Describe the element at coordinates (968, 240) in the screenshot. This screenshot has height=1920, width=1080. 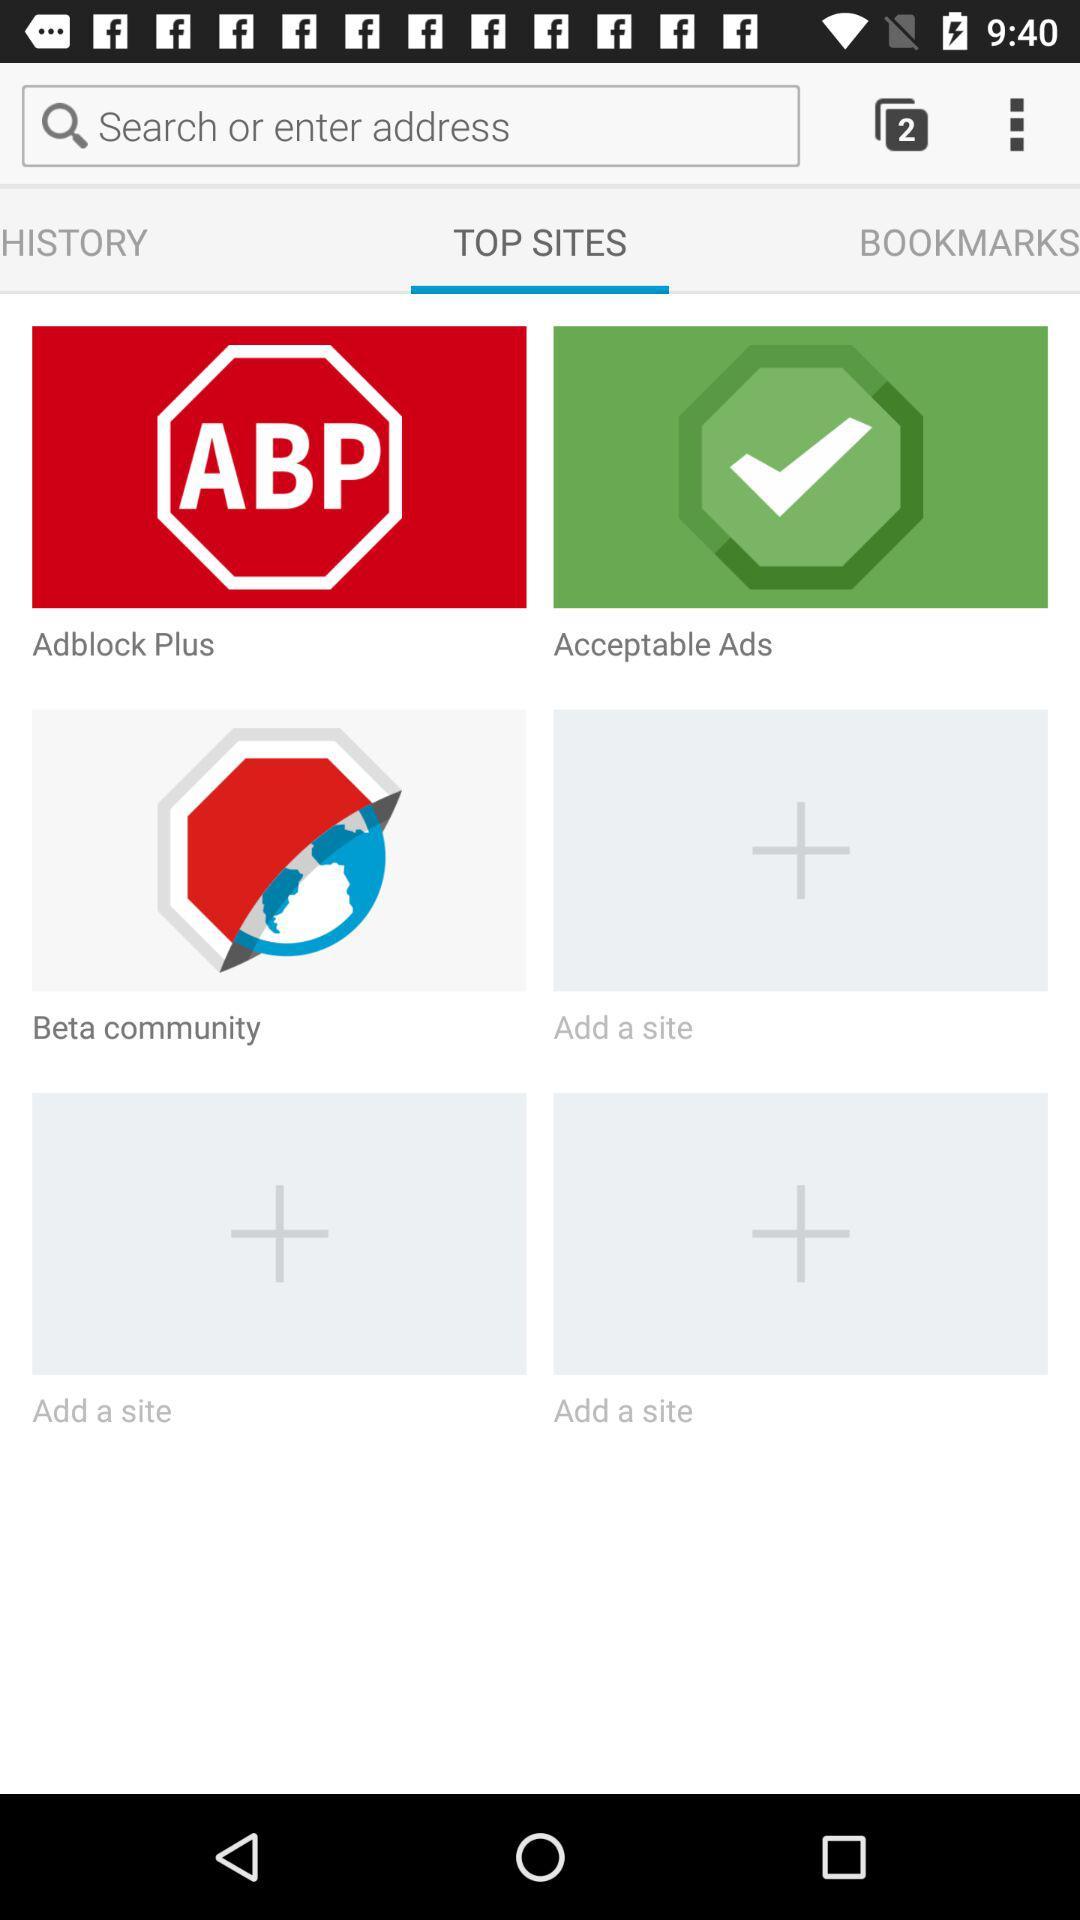
I see `the text bookmarks` at that location.